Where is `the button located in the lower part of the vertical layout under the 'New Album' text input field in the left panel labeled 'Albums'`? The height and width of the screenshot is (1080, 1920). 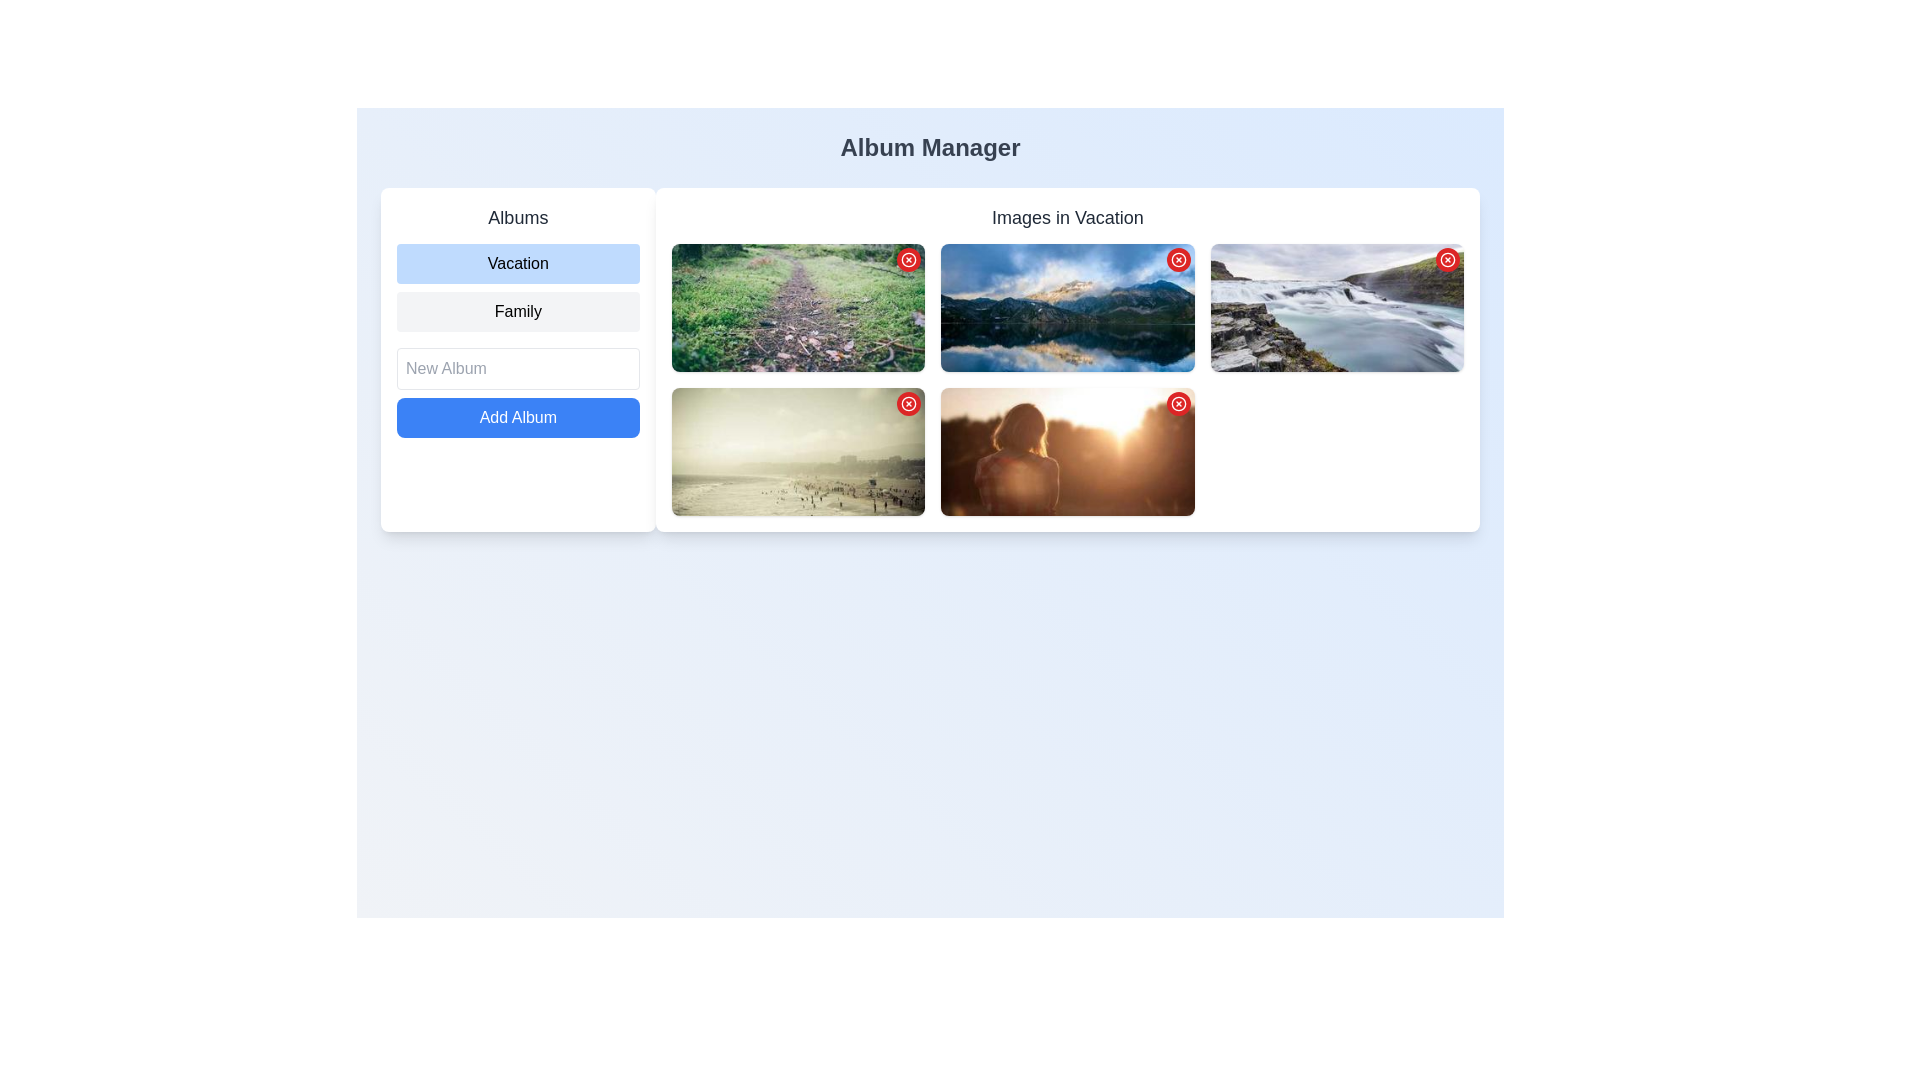 the button located in the lower part of the vertical layout under the 'New Album' text input field in the left panel labeled 'Albums' is located at coordinates (518, 416).